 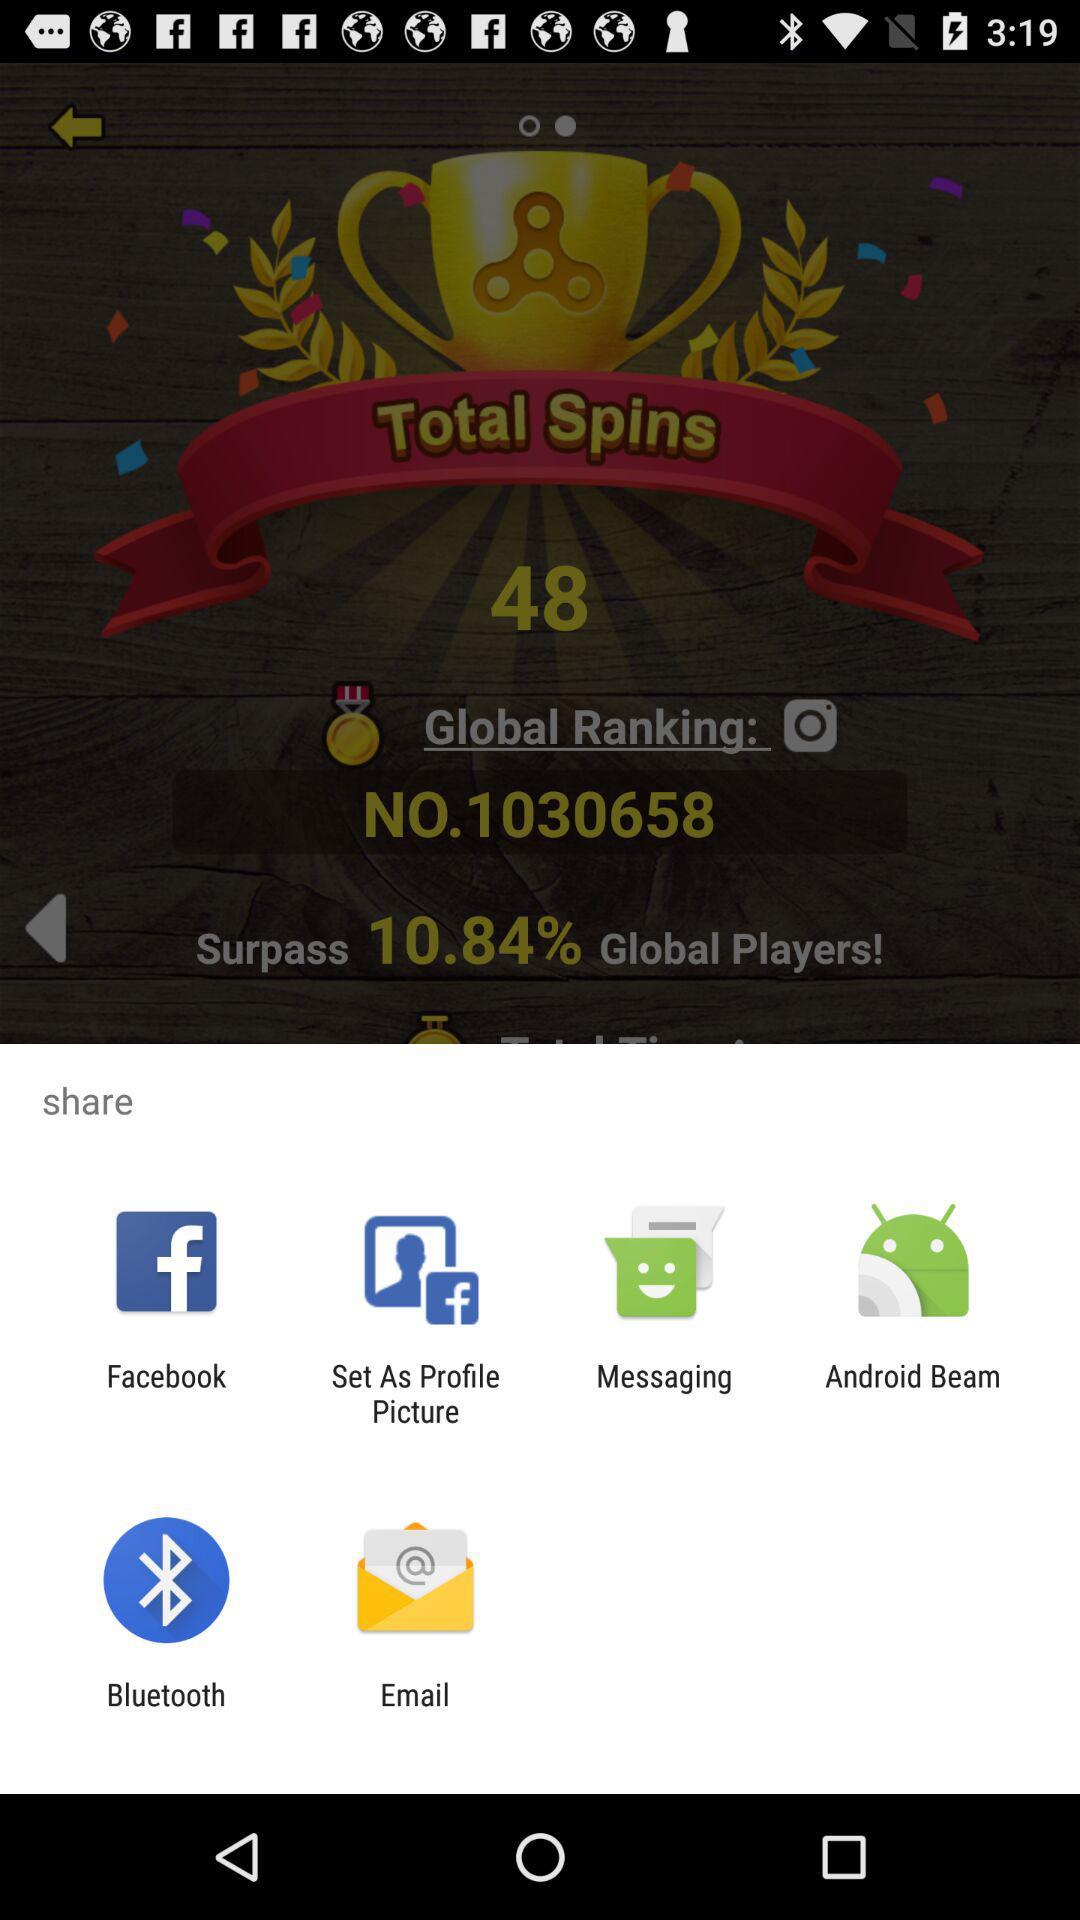 What do you see at coordinates (414, 1392) in the screenshot?
I see `icon to the right of the facebook icon` at bounding box center [414, 1392].